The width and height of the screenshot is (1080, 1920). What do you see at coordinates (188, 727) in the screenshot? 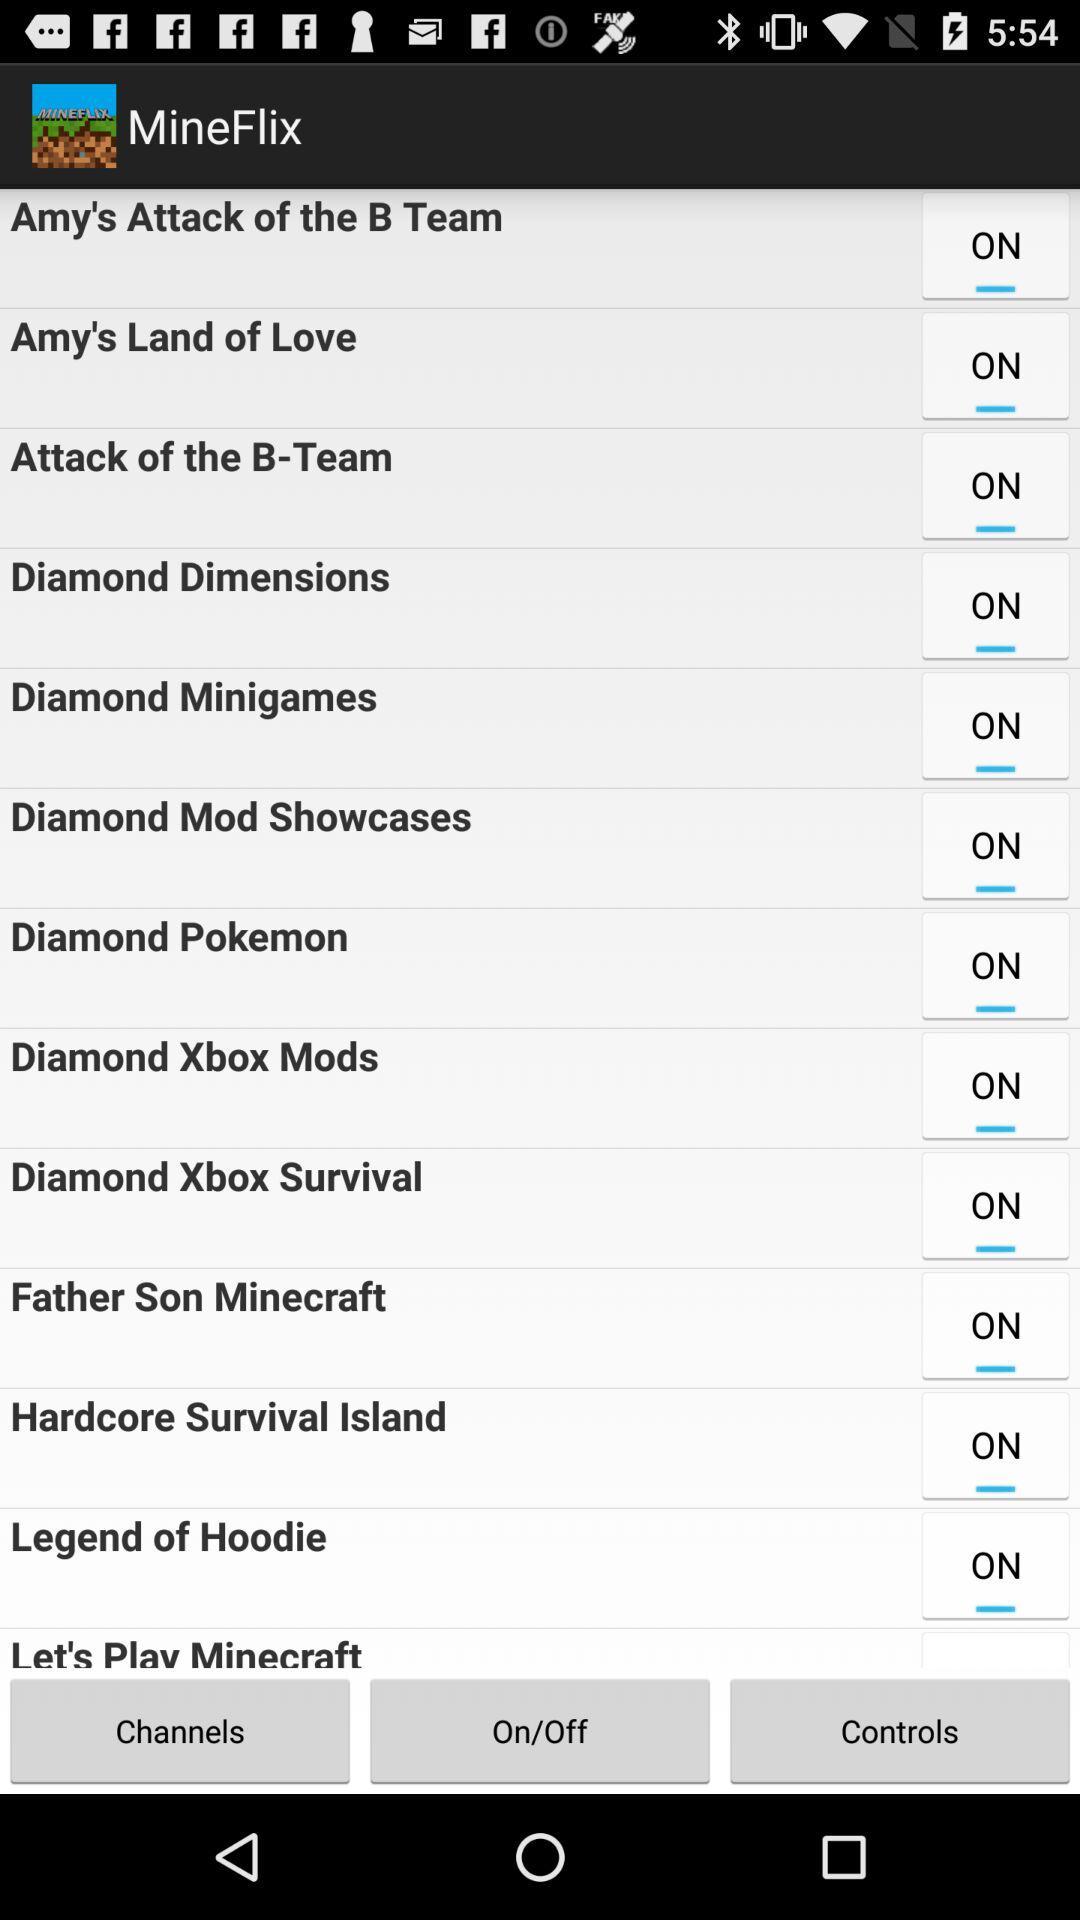
I see `app above the diamond mod showcases item` at bounding box center [188, 727].